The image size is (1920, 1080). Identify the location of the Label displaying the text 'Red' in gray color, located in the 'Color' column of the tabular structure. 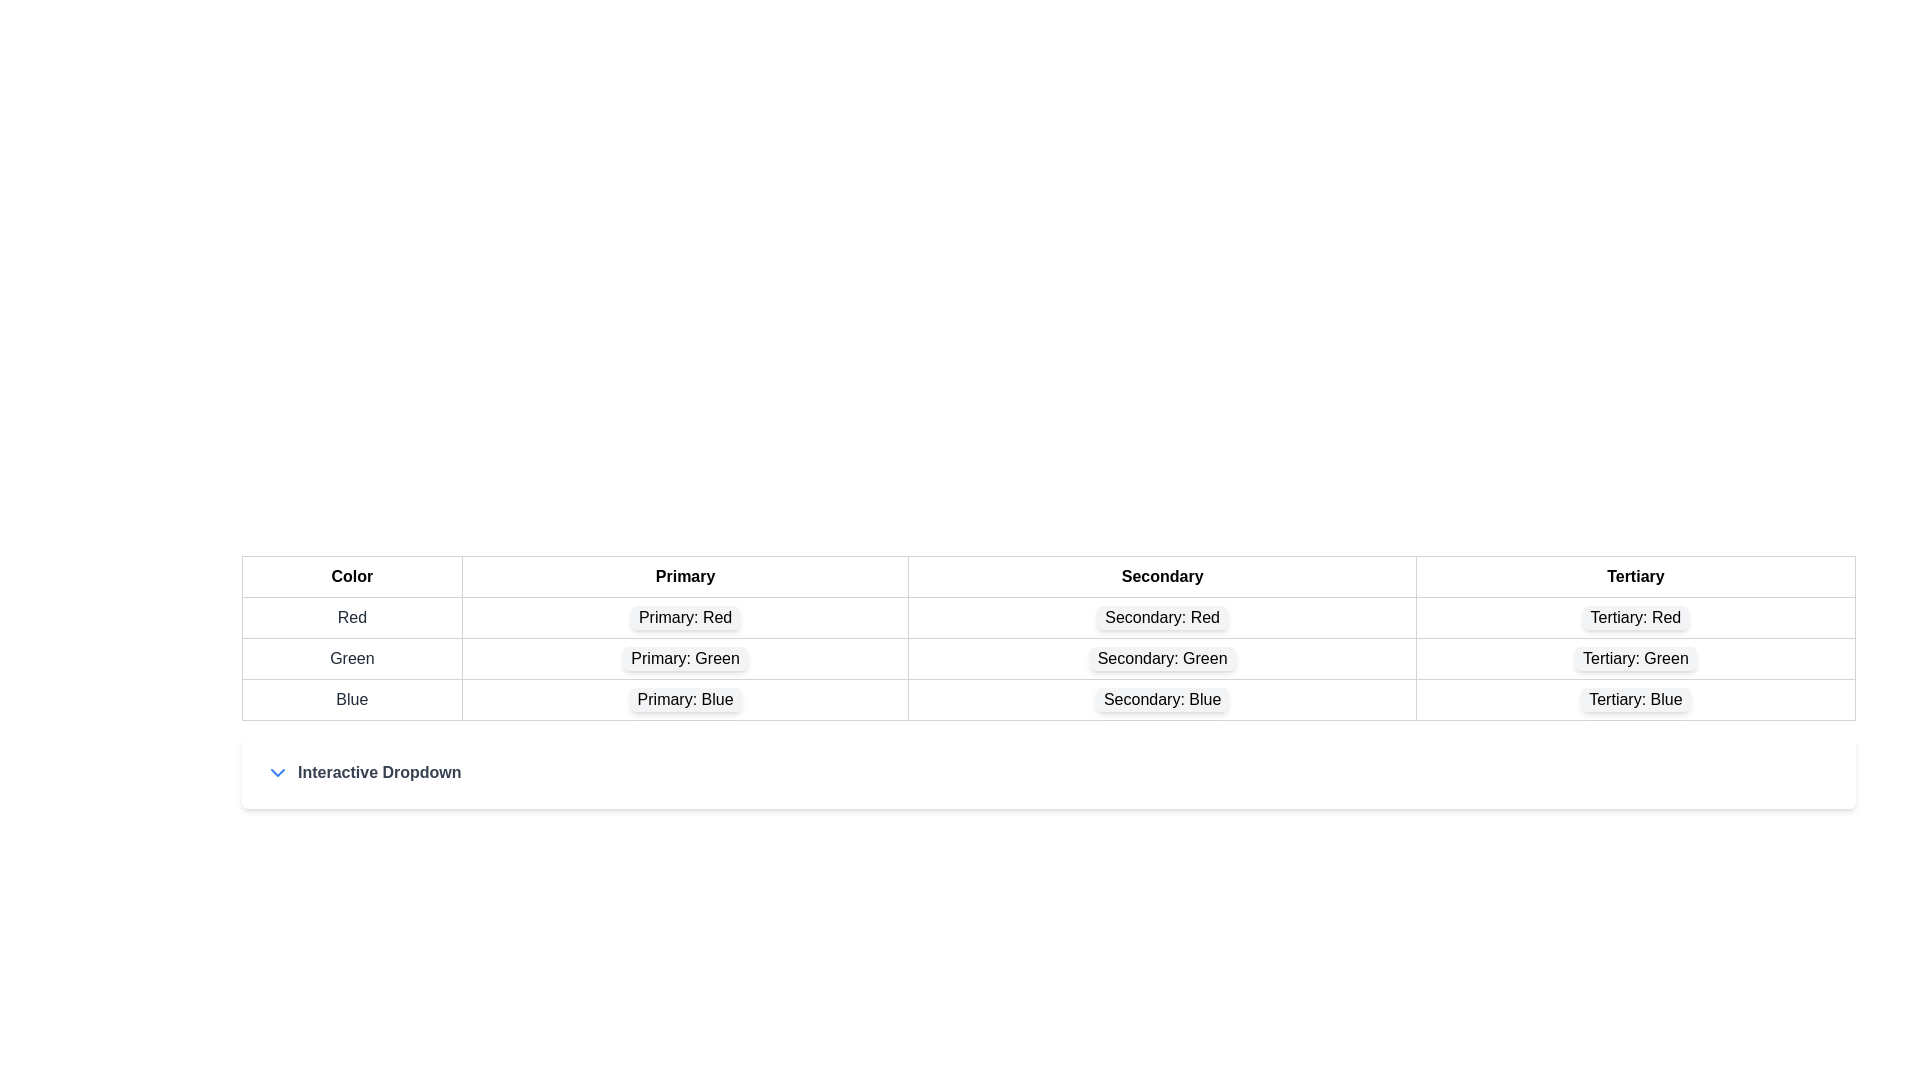
(352, 616).